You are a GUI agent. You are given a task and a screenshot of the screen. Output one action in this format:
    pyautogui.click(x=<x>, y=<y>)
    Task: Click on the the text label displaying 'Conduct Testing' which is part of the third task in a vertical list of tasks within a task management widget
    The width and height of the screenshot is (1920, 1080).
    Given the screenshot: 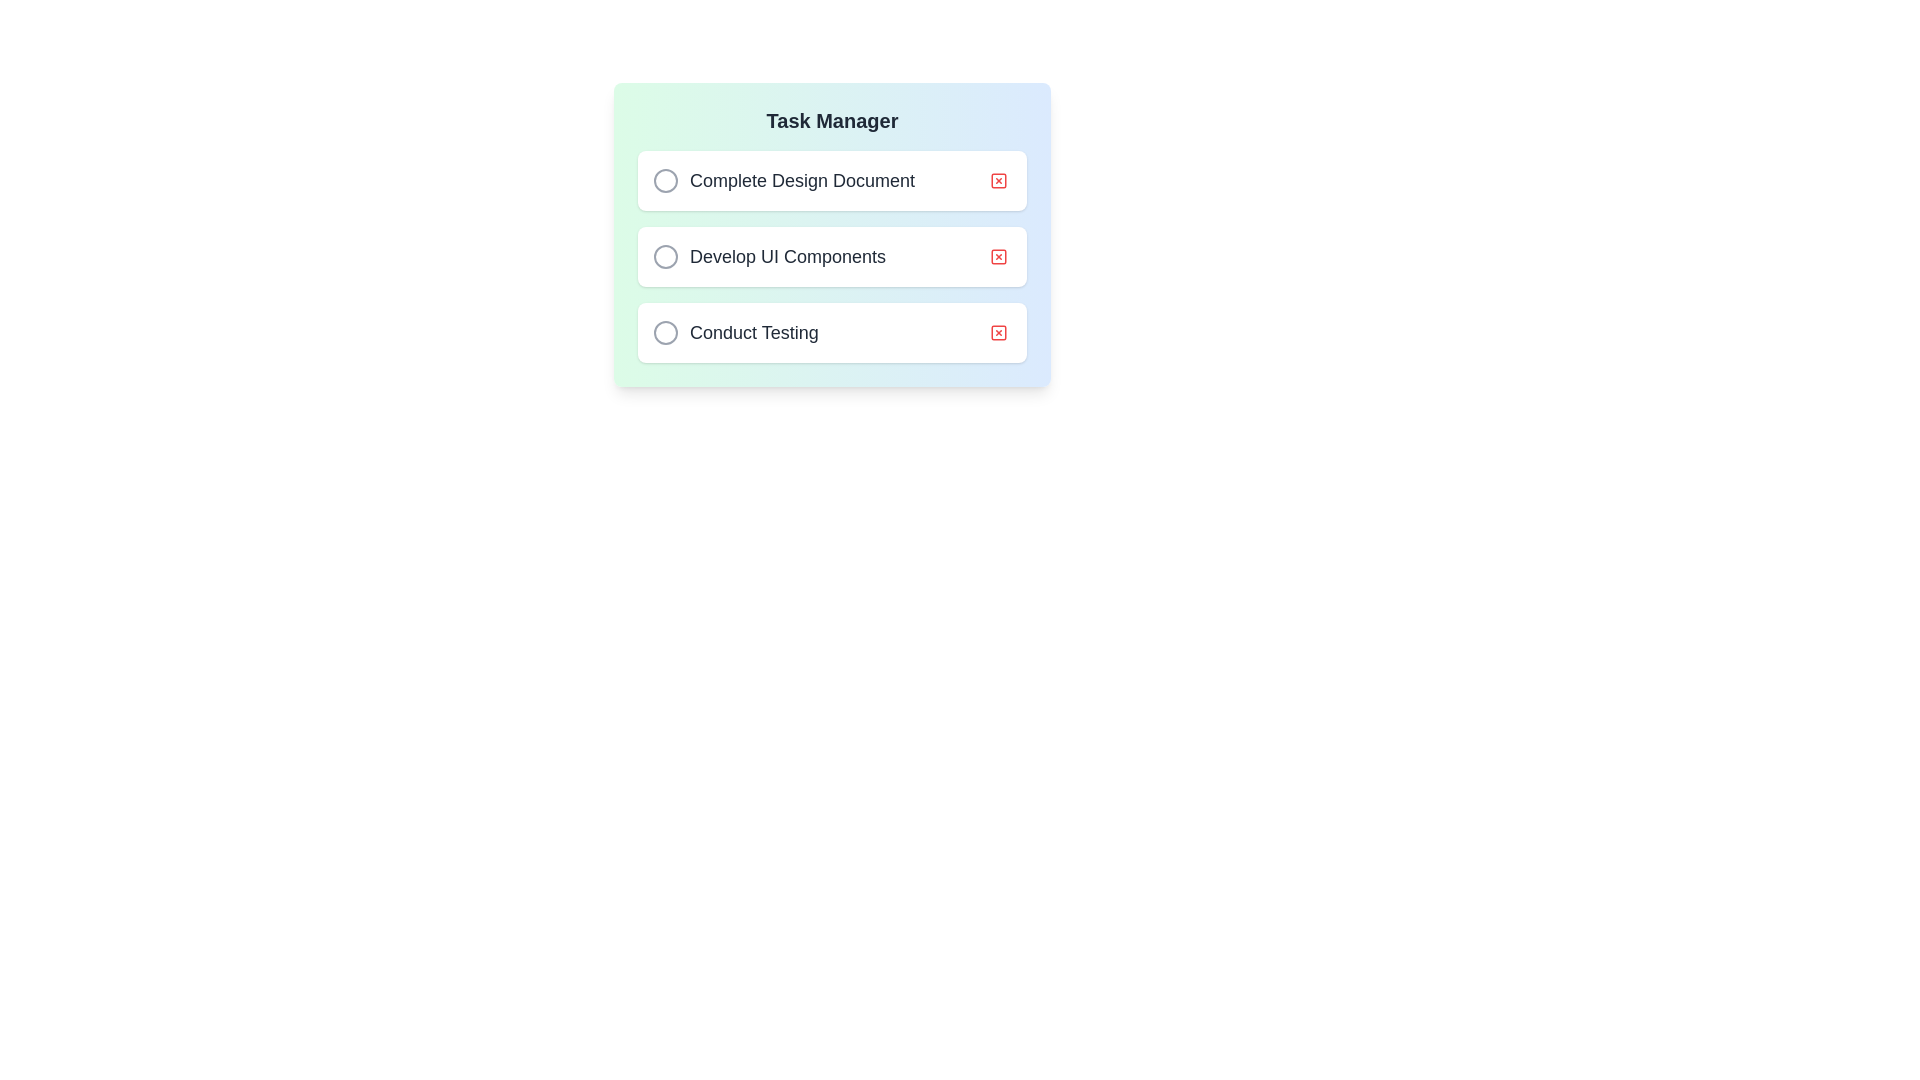 What is the action you would take?
    pyautogui.click(x=753, y=331)
    